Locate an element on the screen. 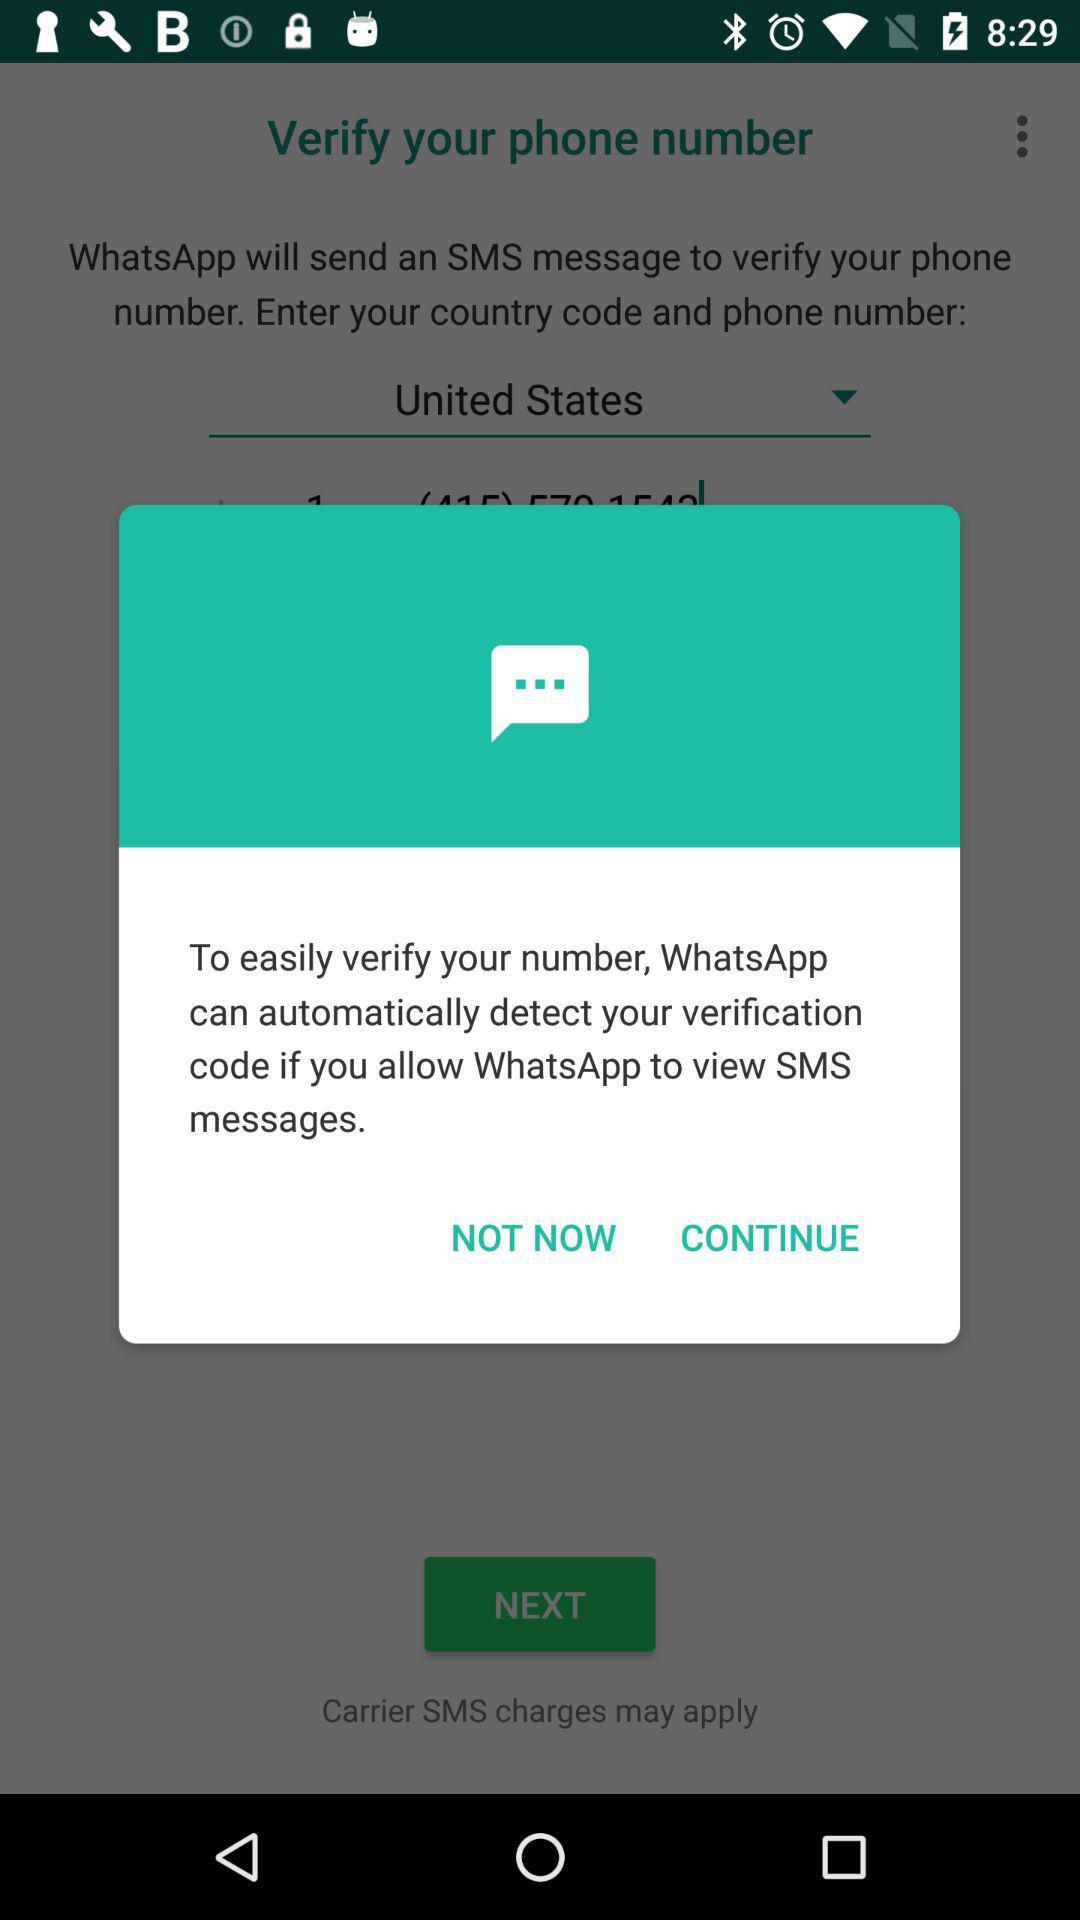 The image size is (1080, 1920). icon below to easily verify is located at coordinates (768, 1235).